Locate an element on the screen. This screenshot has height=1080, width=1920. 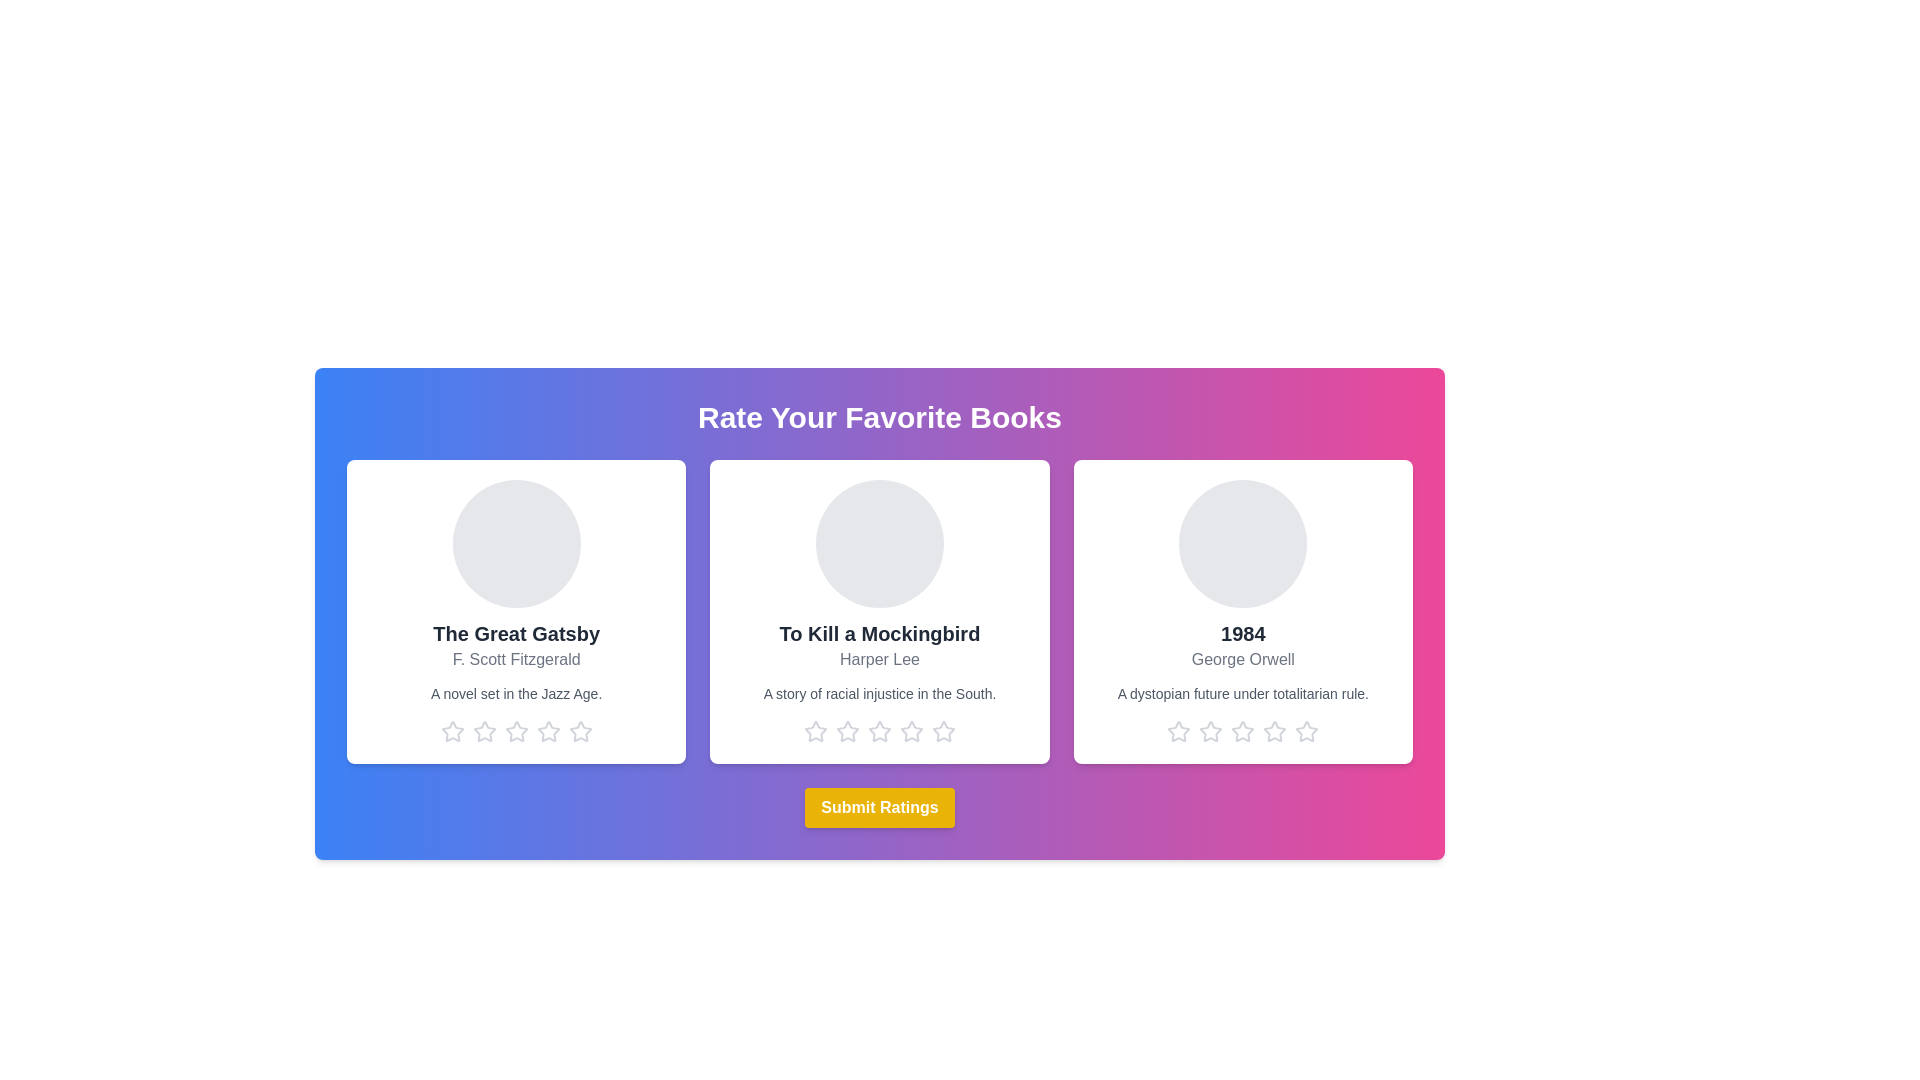
the star corresponding to 3 stars for the book titled To Kill a Mockingbird is located at coordinates (879, 732).